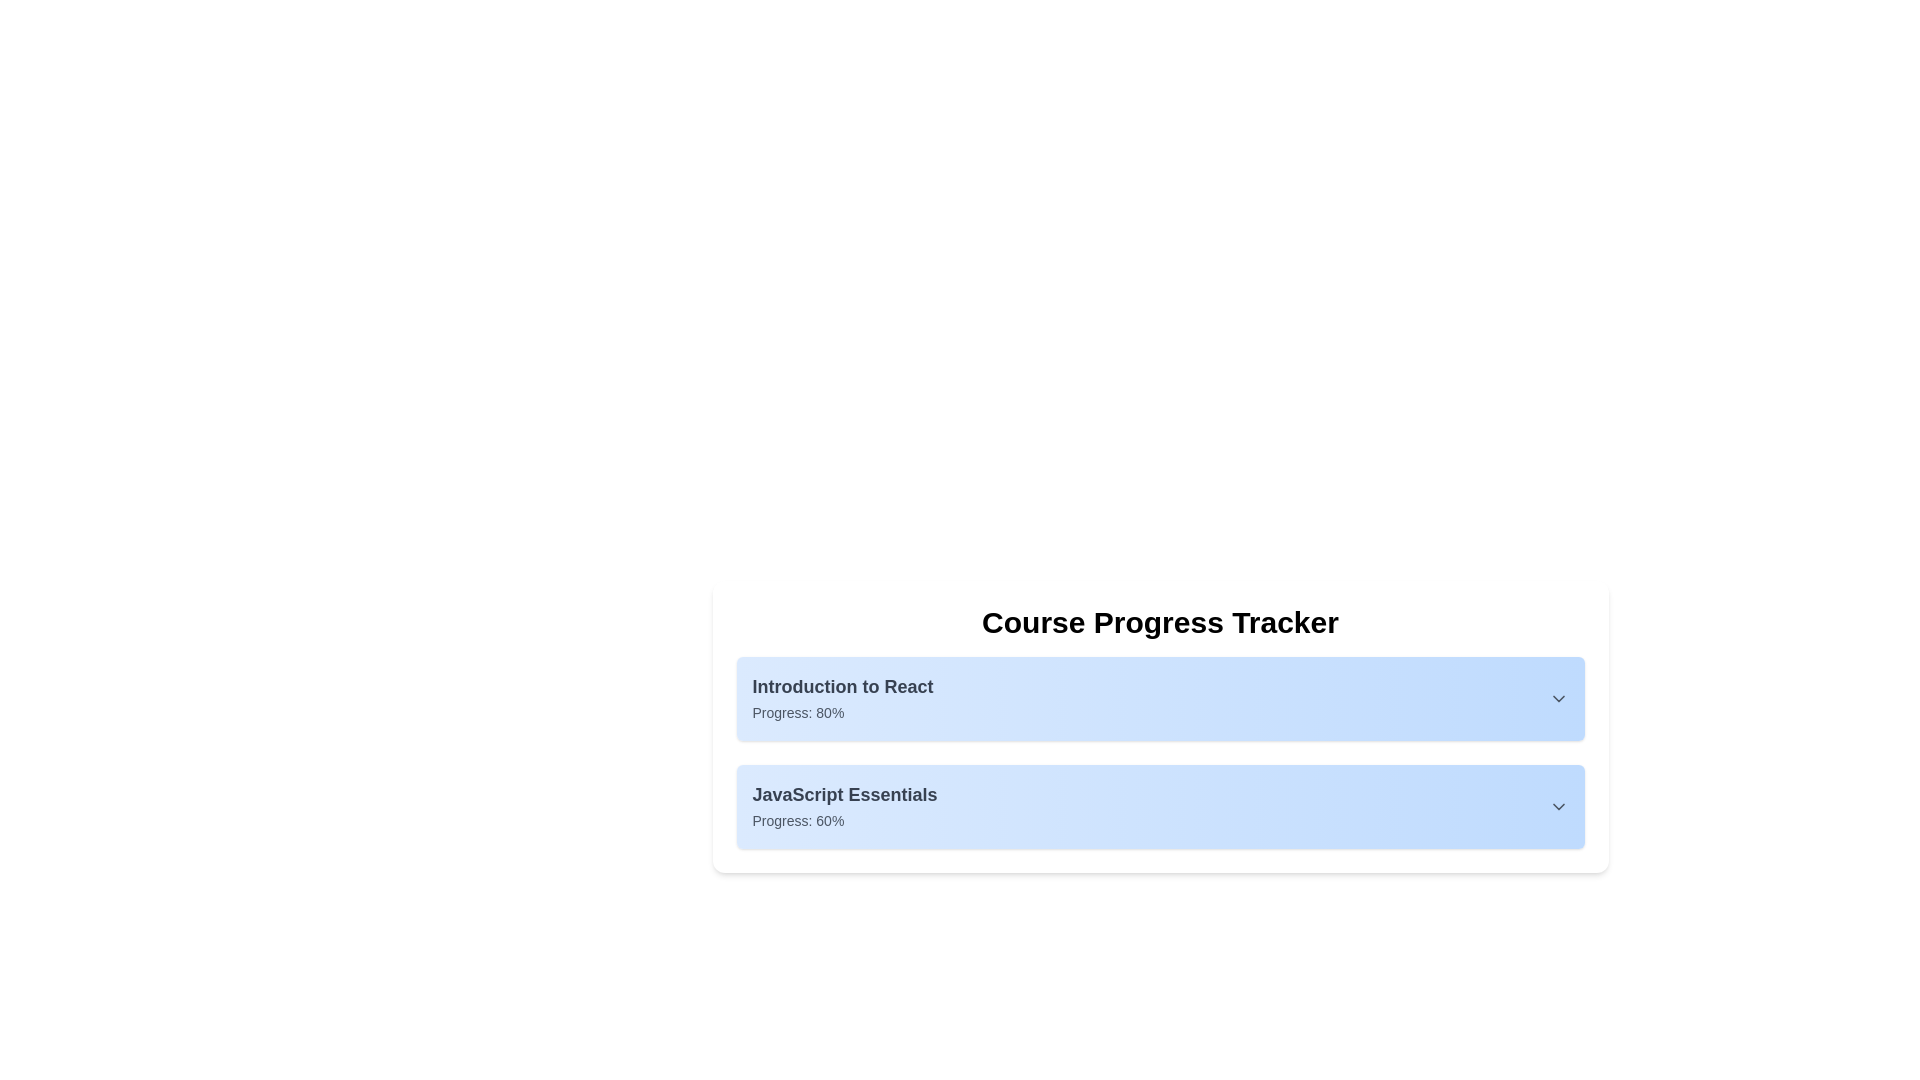 The width and height of the screenshot is (1920, 1080). I want to click on the chevron-down icon associated with the 'JavaScript Essentials' course section to trigger the dropdown function, so click(1557, 805).